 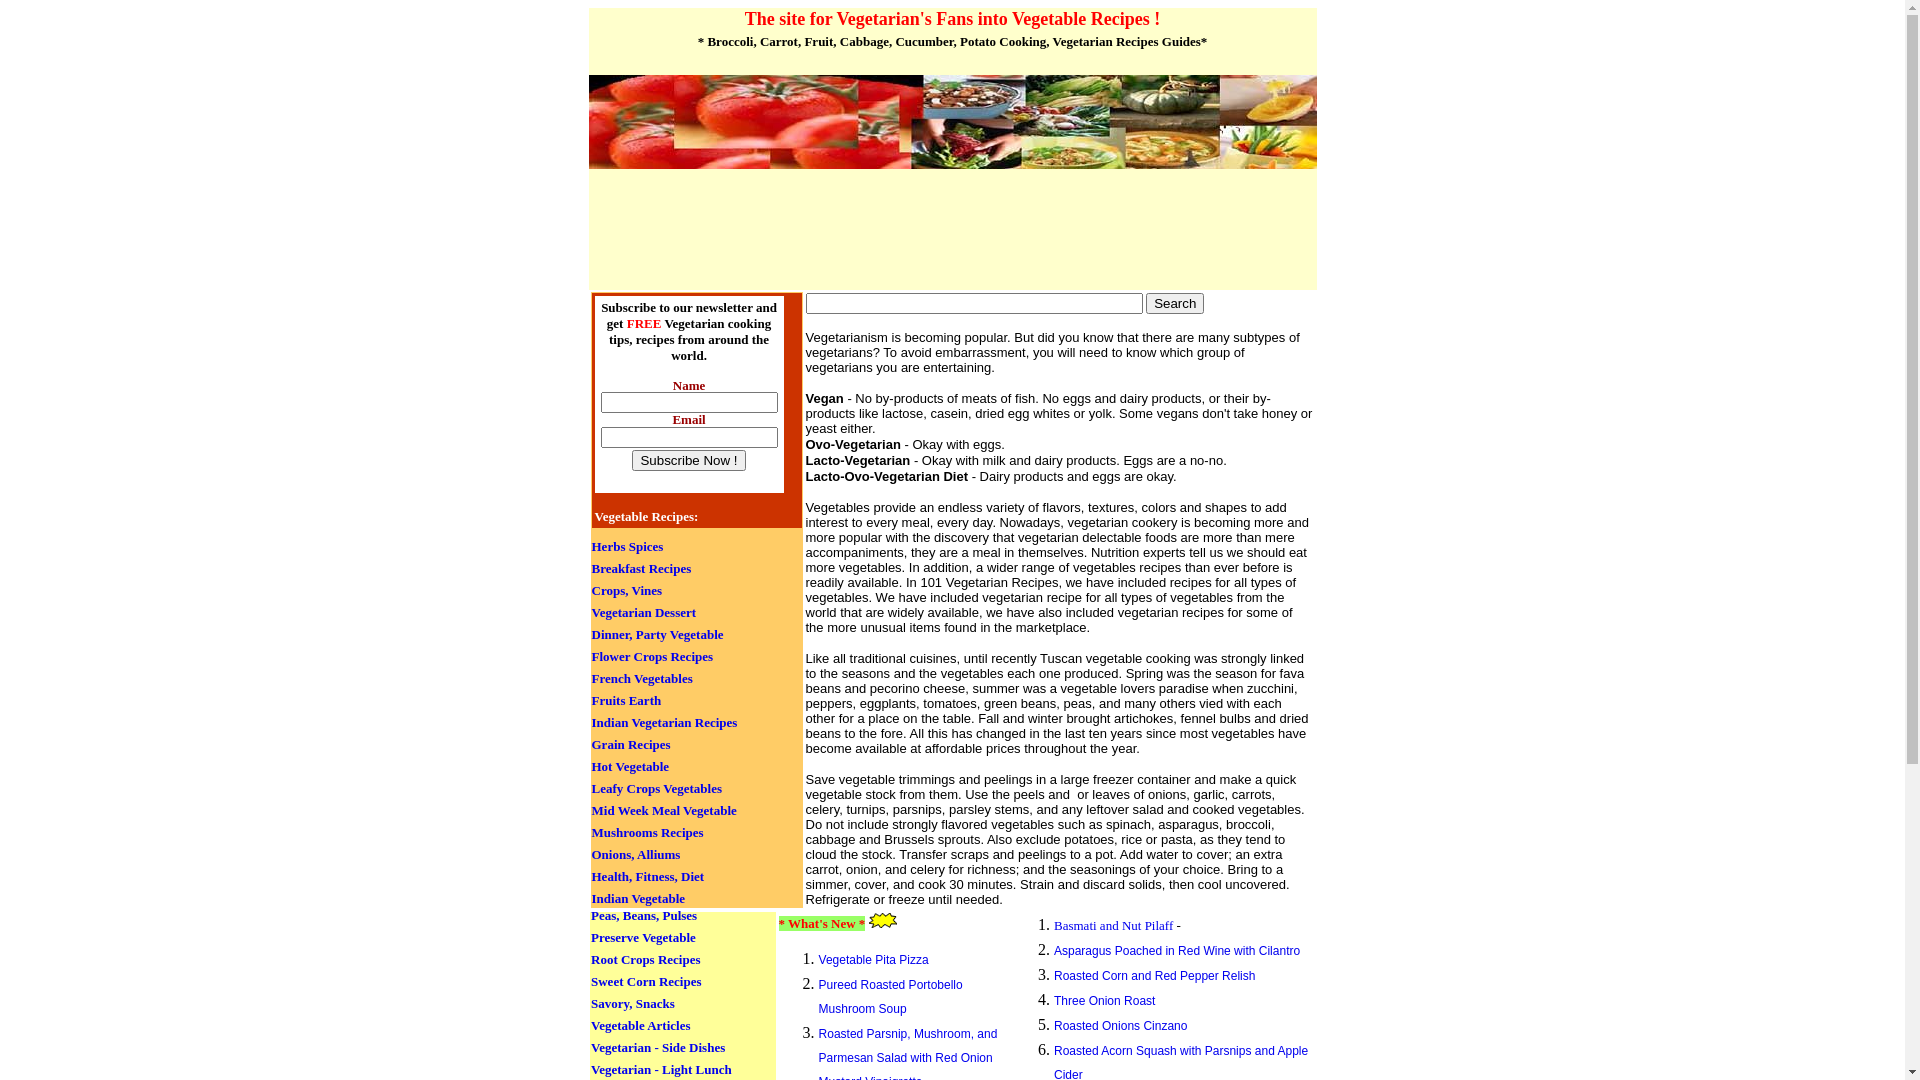 What do you see at coordinates (1120, 1026) in the screenshot?
I see `'Roasted Onions Cinzano'` at bounding box center [1120, 1026].